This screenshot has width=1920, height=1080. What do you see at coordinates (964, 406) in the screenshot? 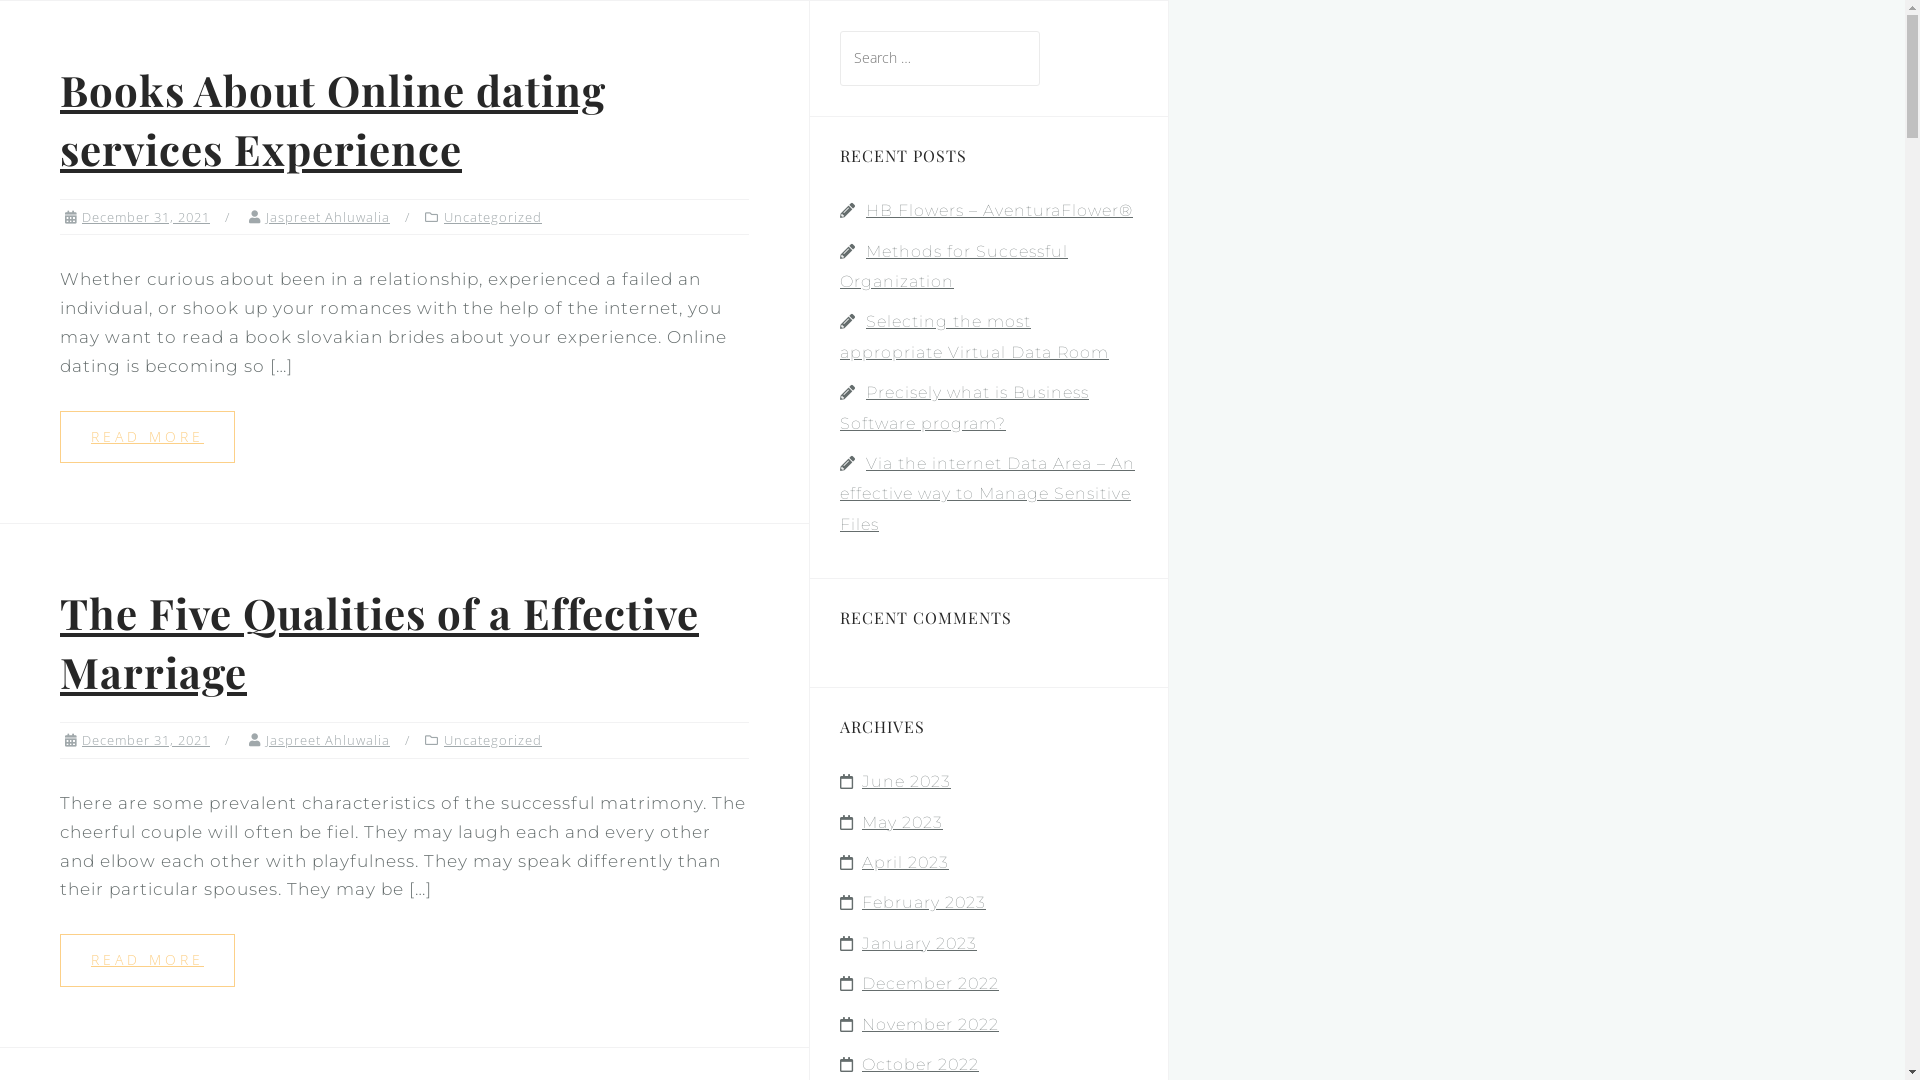
I see `'Precisely what is Business Software program?'` at bounding box center [964, 406].